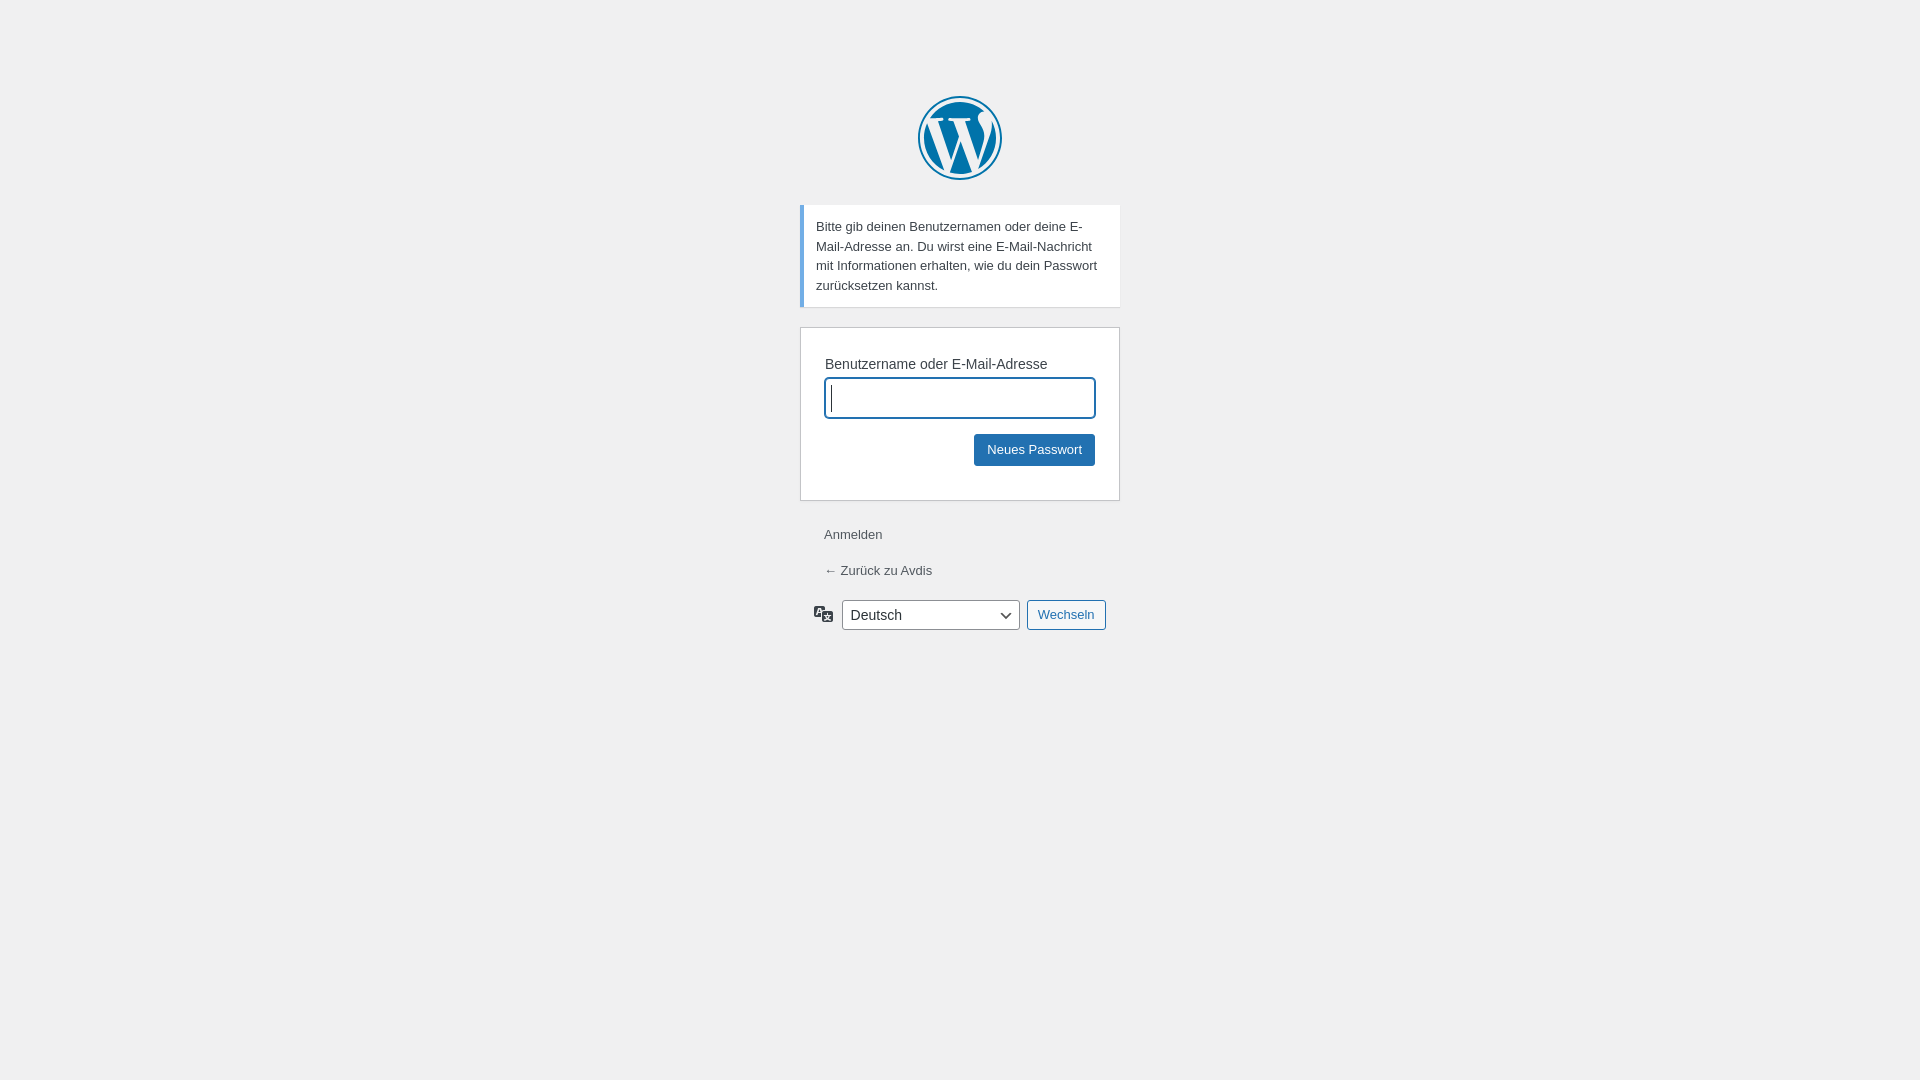 This screenshot has width=1920, height=1080. I want to click on 'Powered by WordPress', so click(960, 137).